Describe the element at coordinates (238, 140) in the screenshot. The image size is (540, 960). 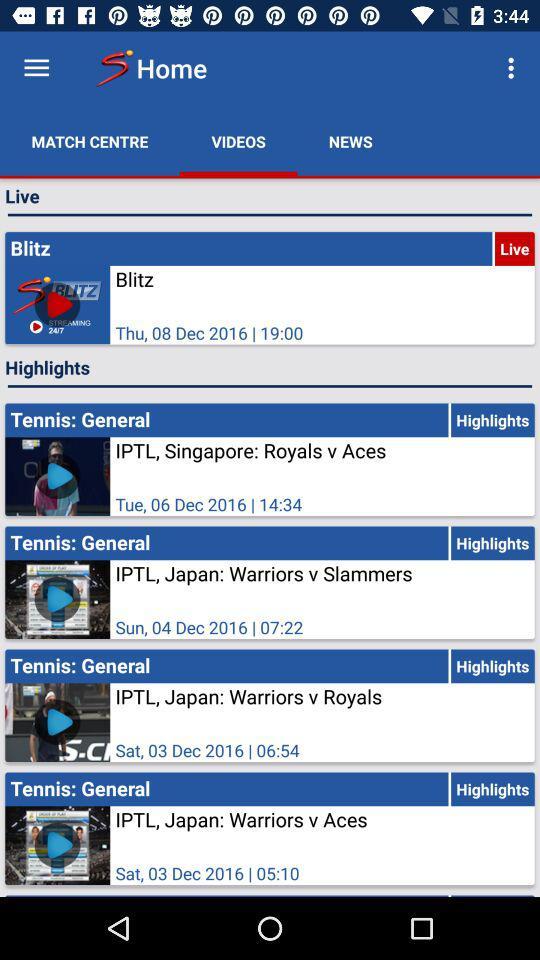
I see `videos app` at that location.